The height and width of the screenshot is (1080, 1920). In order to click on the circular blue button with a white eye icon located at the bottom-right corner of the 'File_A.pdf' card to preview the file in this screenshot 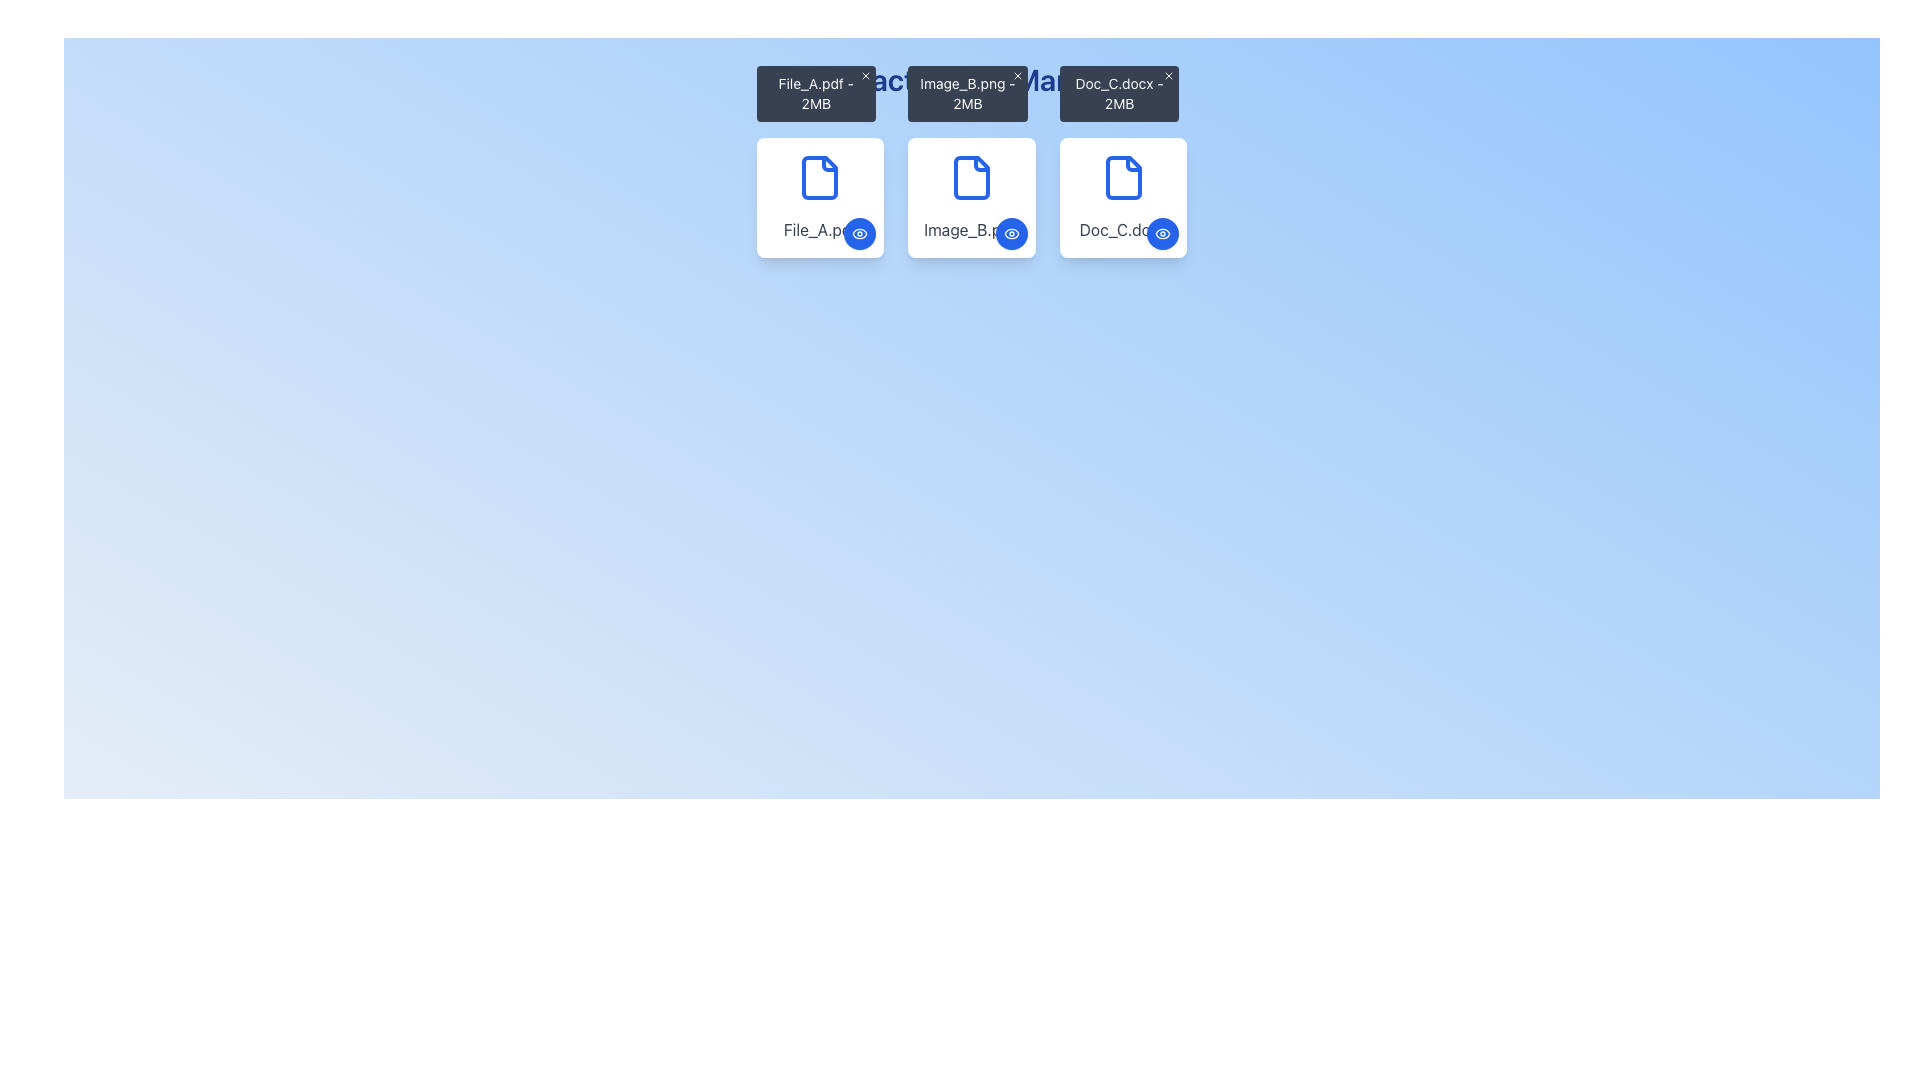, I will do `click(860, 233)`.